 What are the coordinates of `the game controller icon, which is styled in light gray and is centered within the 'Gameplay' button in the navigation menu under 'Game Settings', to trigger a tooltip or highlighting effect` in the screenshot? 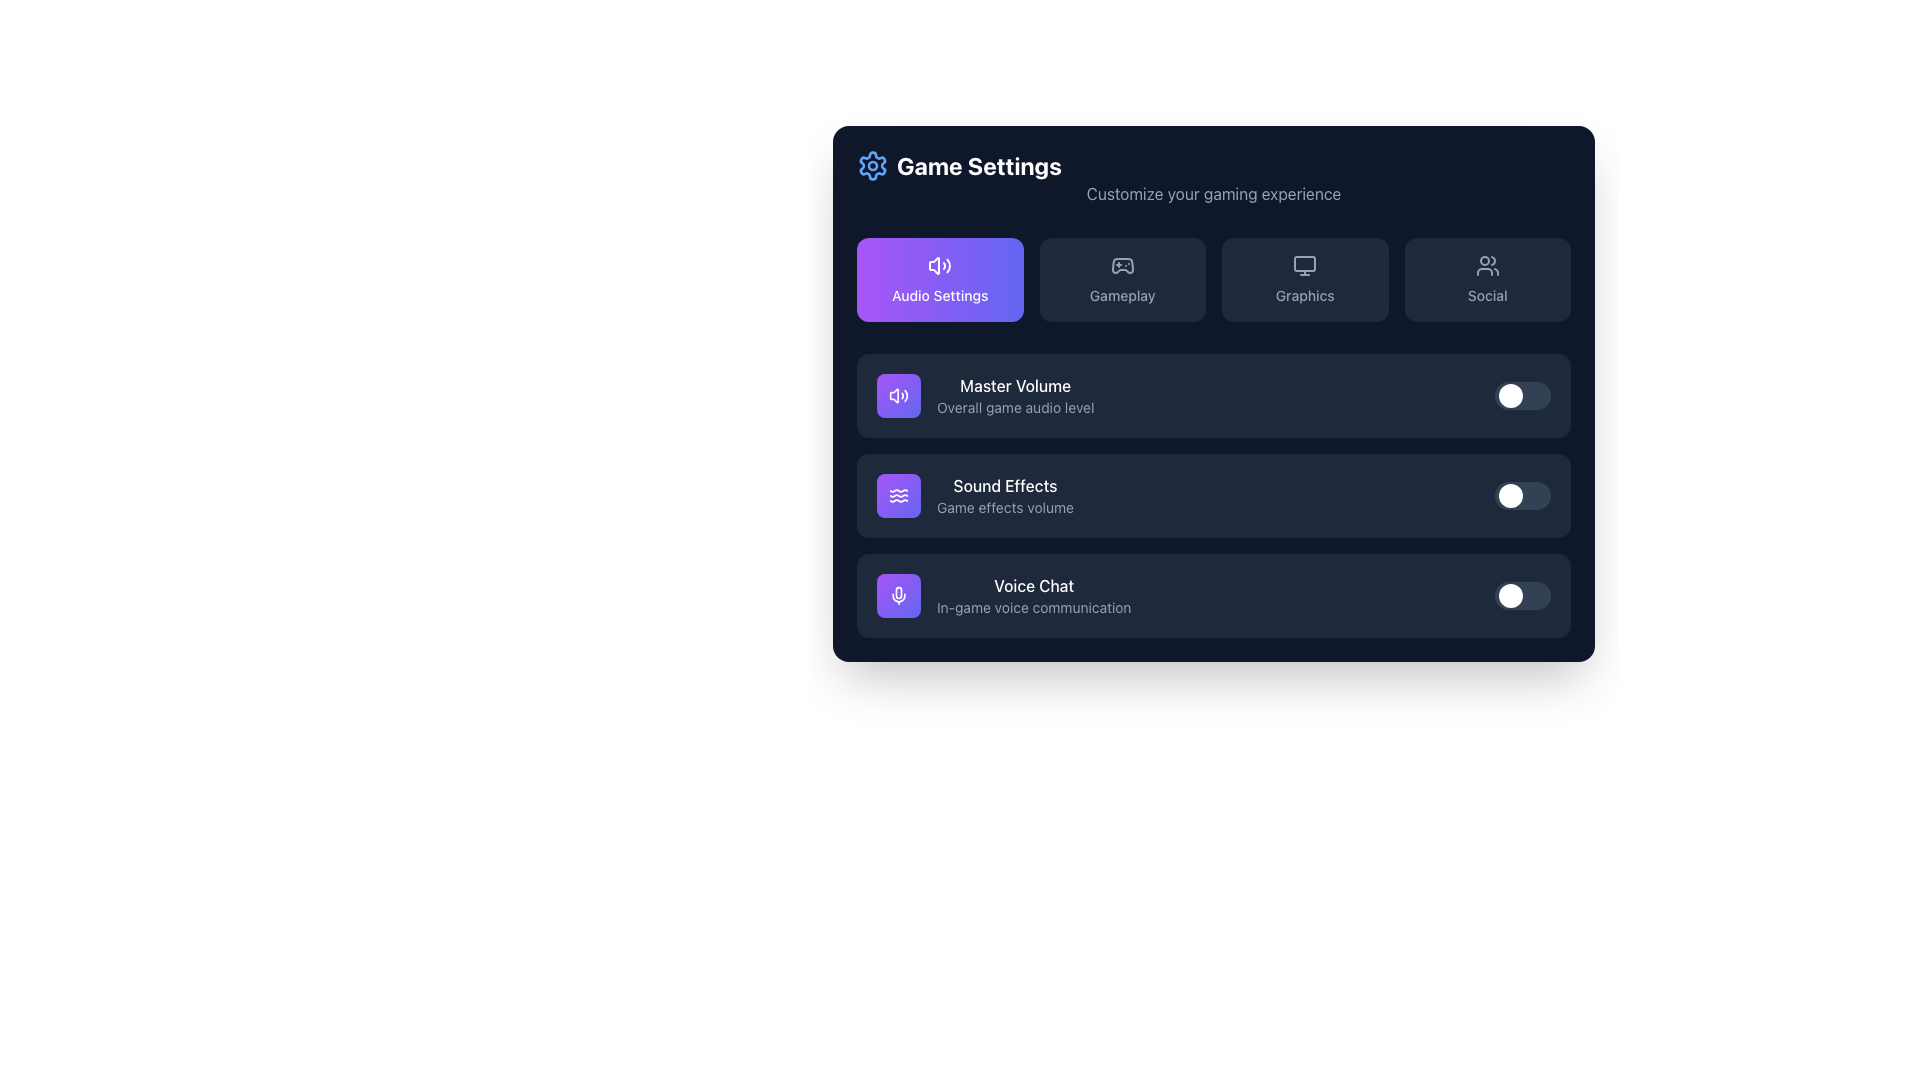 It's located at (1122, 265).